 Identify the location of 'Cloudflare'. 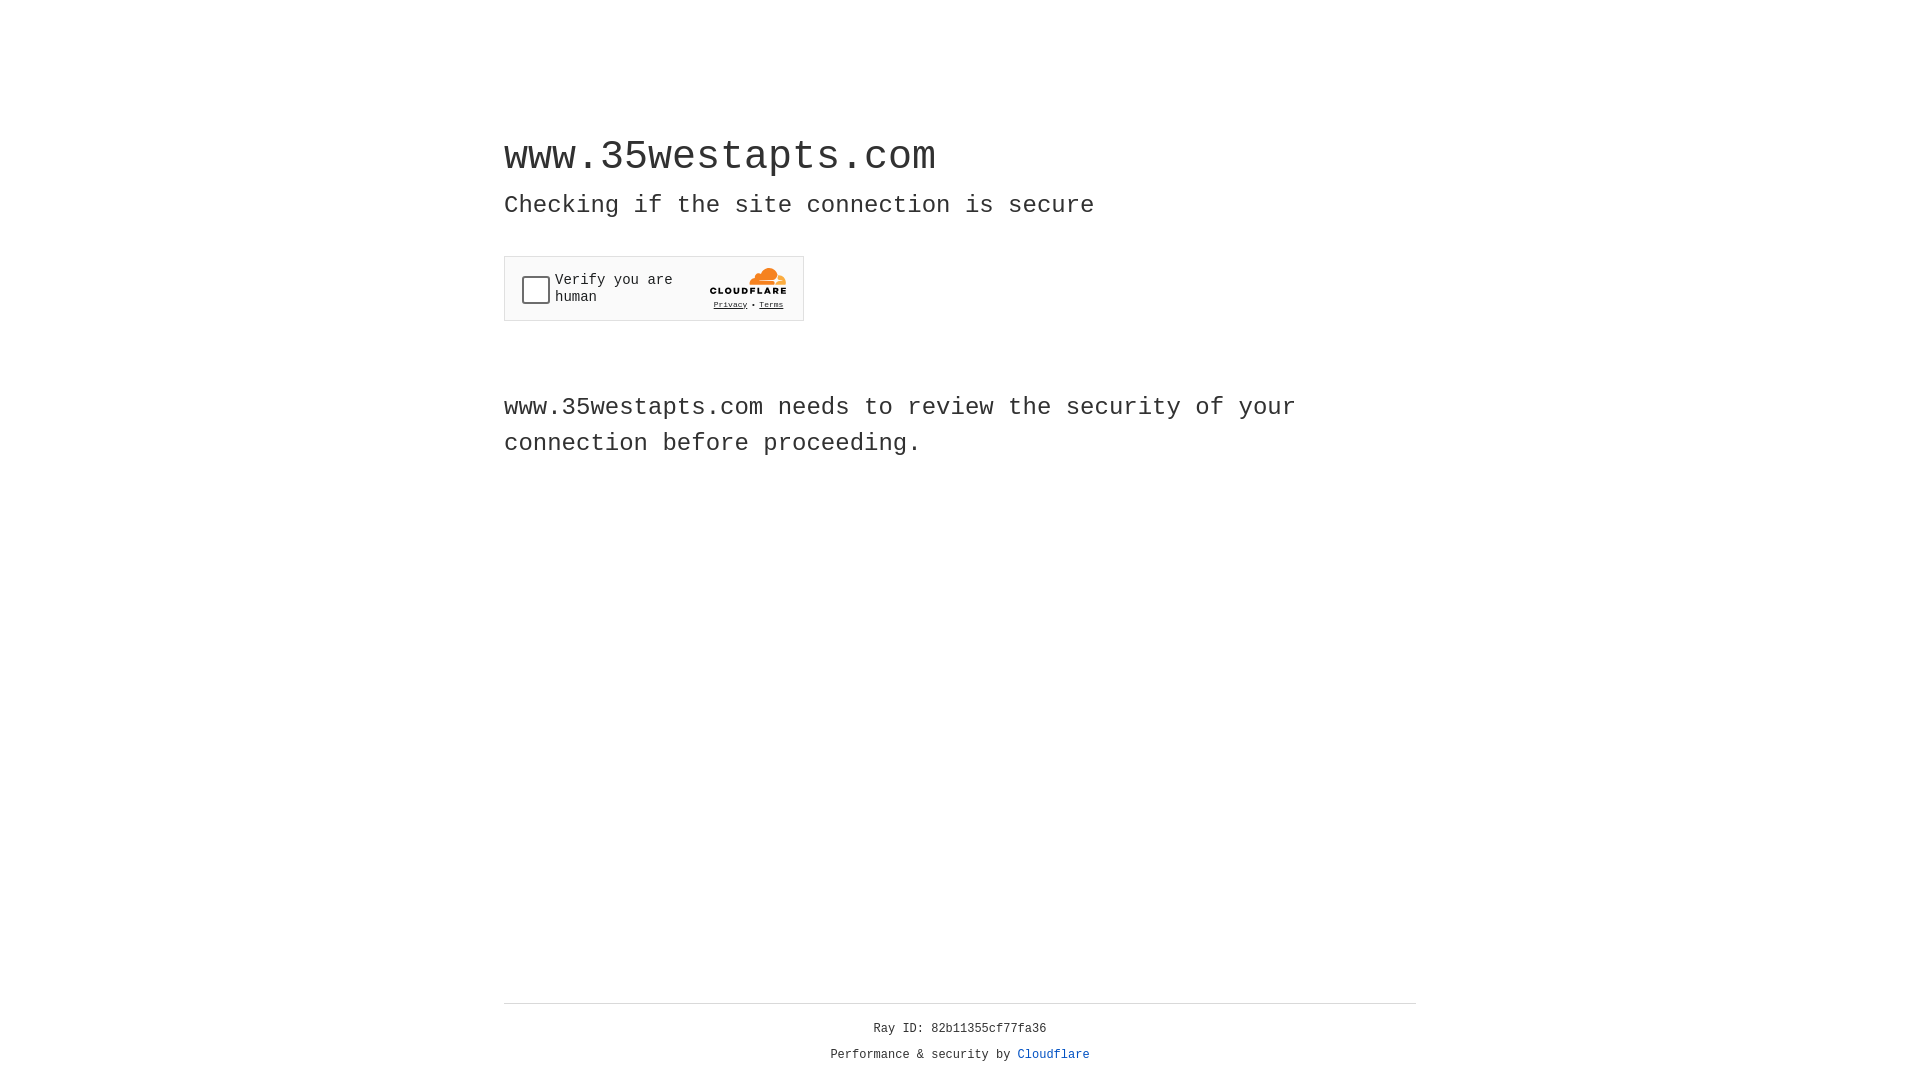
(1053, 1054).